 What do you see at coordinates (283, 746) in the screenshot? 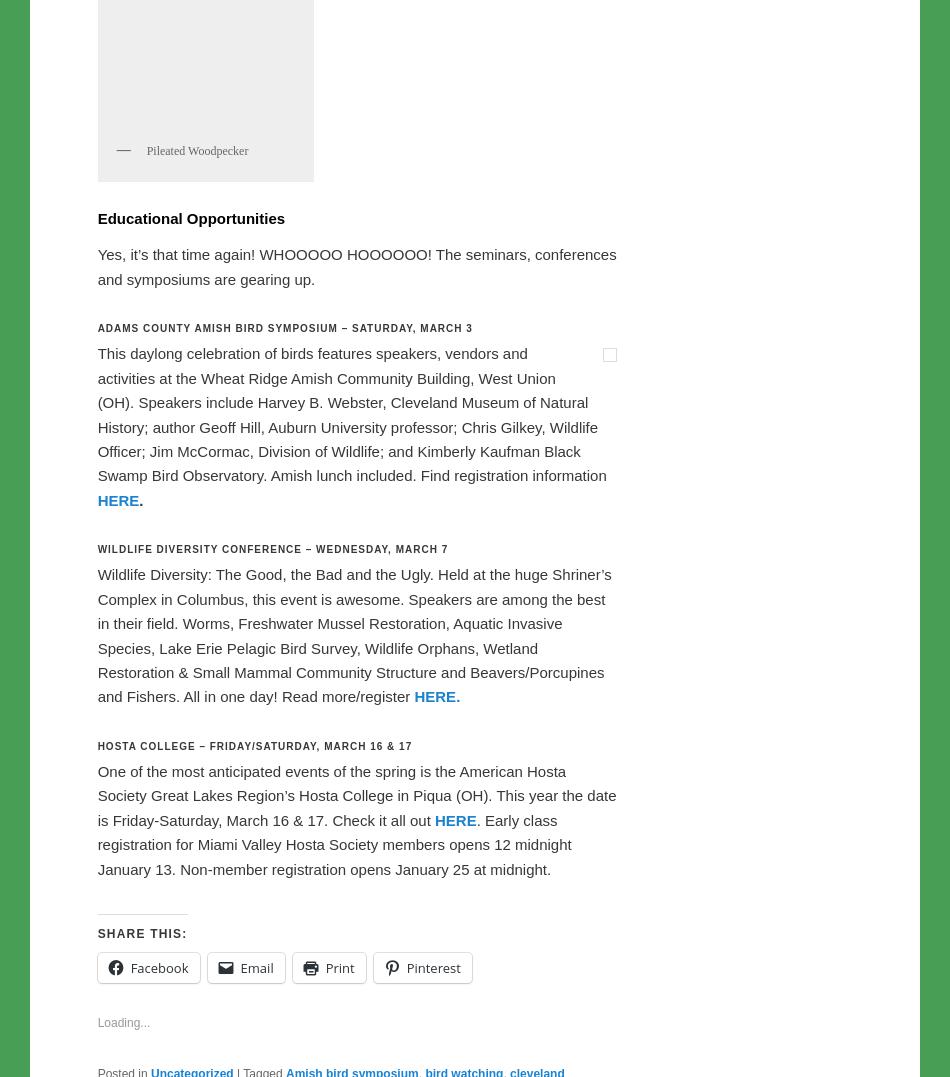
I see `'Adams County Amish Bird Symposium – Saturday, March 3'` at bounding box center [283, 746].